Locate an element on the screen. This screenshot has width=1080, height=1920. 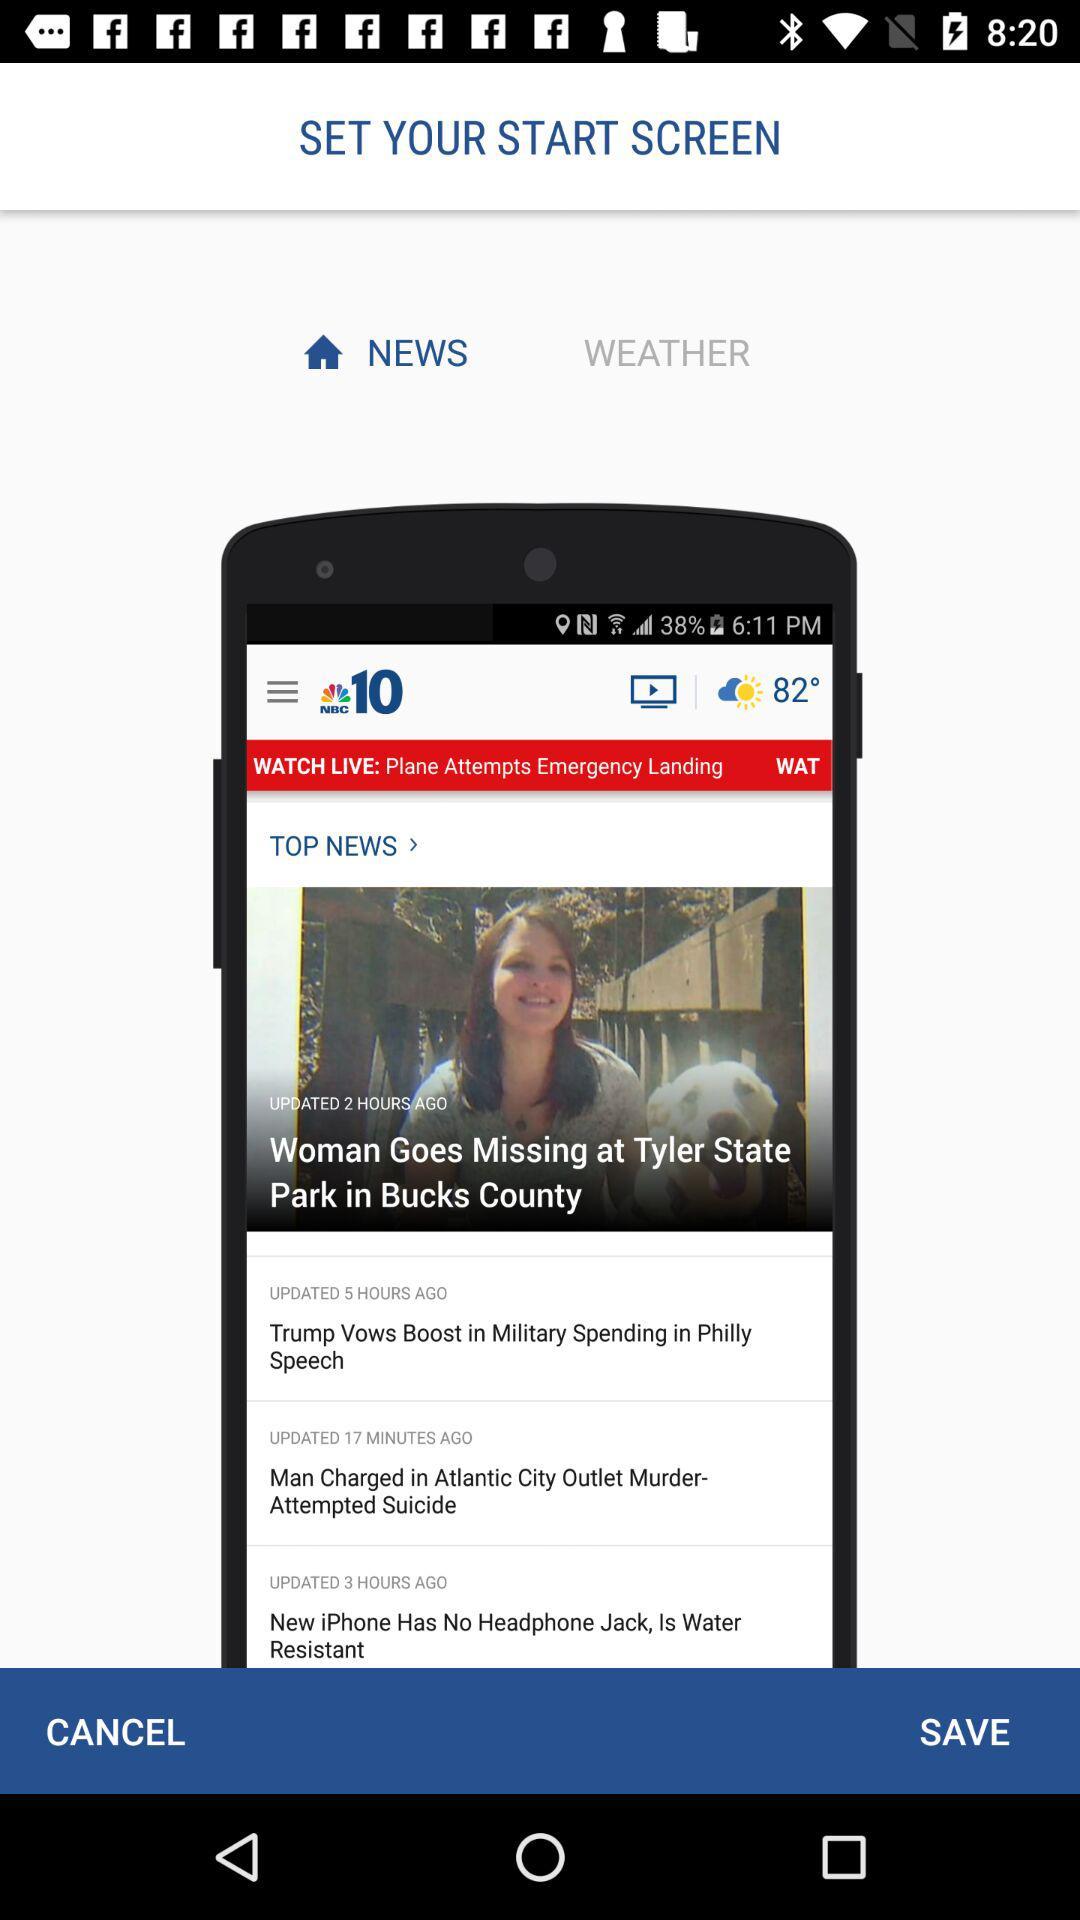
the item to the left of save is located at coordinates (115, 1730).